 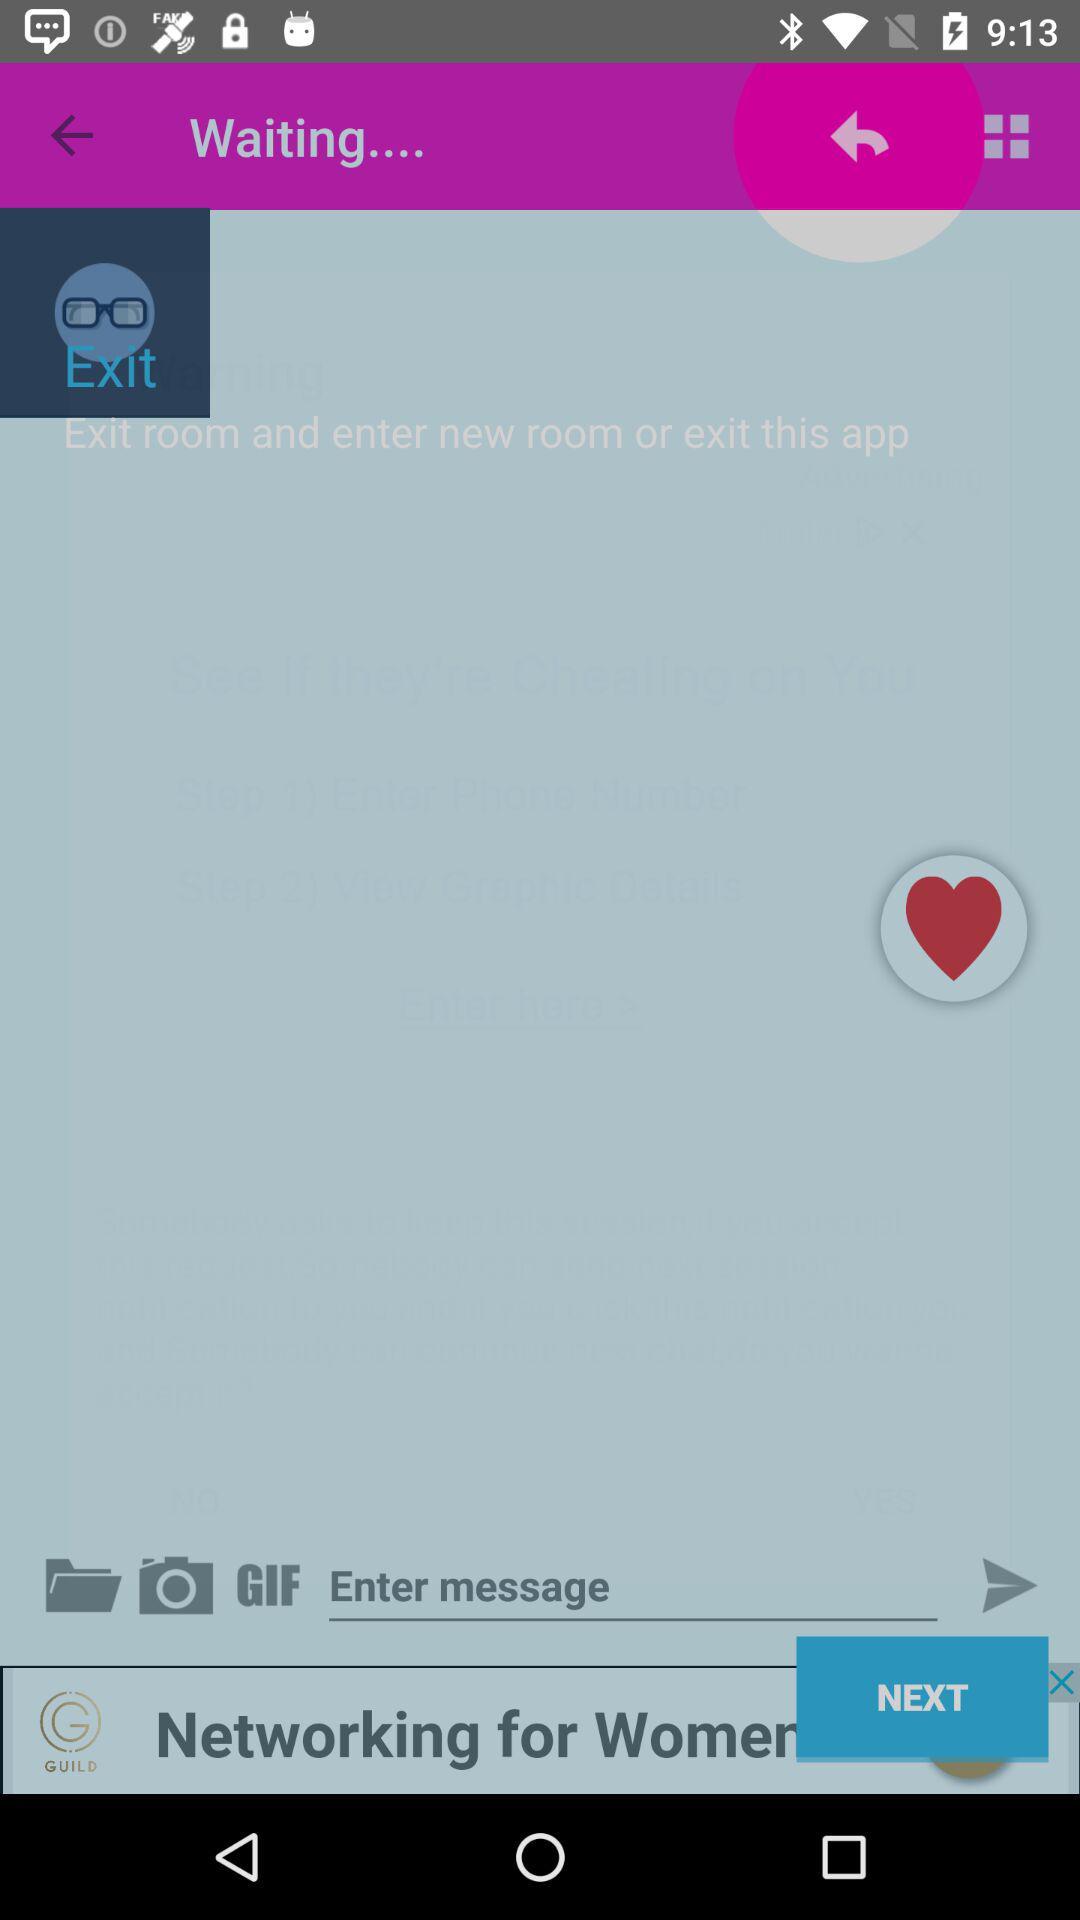 I want to click on next button, so click(x=992, y=1584).